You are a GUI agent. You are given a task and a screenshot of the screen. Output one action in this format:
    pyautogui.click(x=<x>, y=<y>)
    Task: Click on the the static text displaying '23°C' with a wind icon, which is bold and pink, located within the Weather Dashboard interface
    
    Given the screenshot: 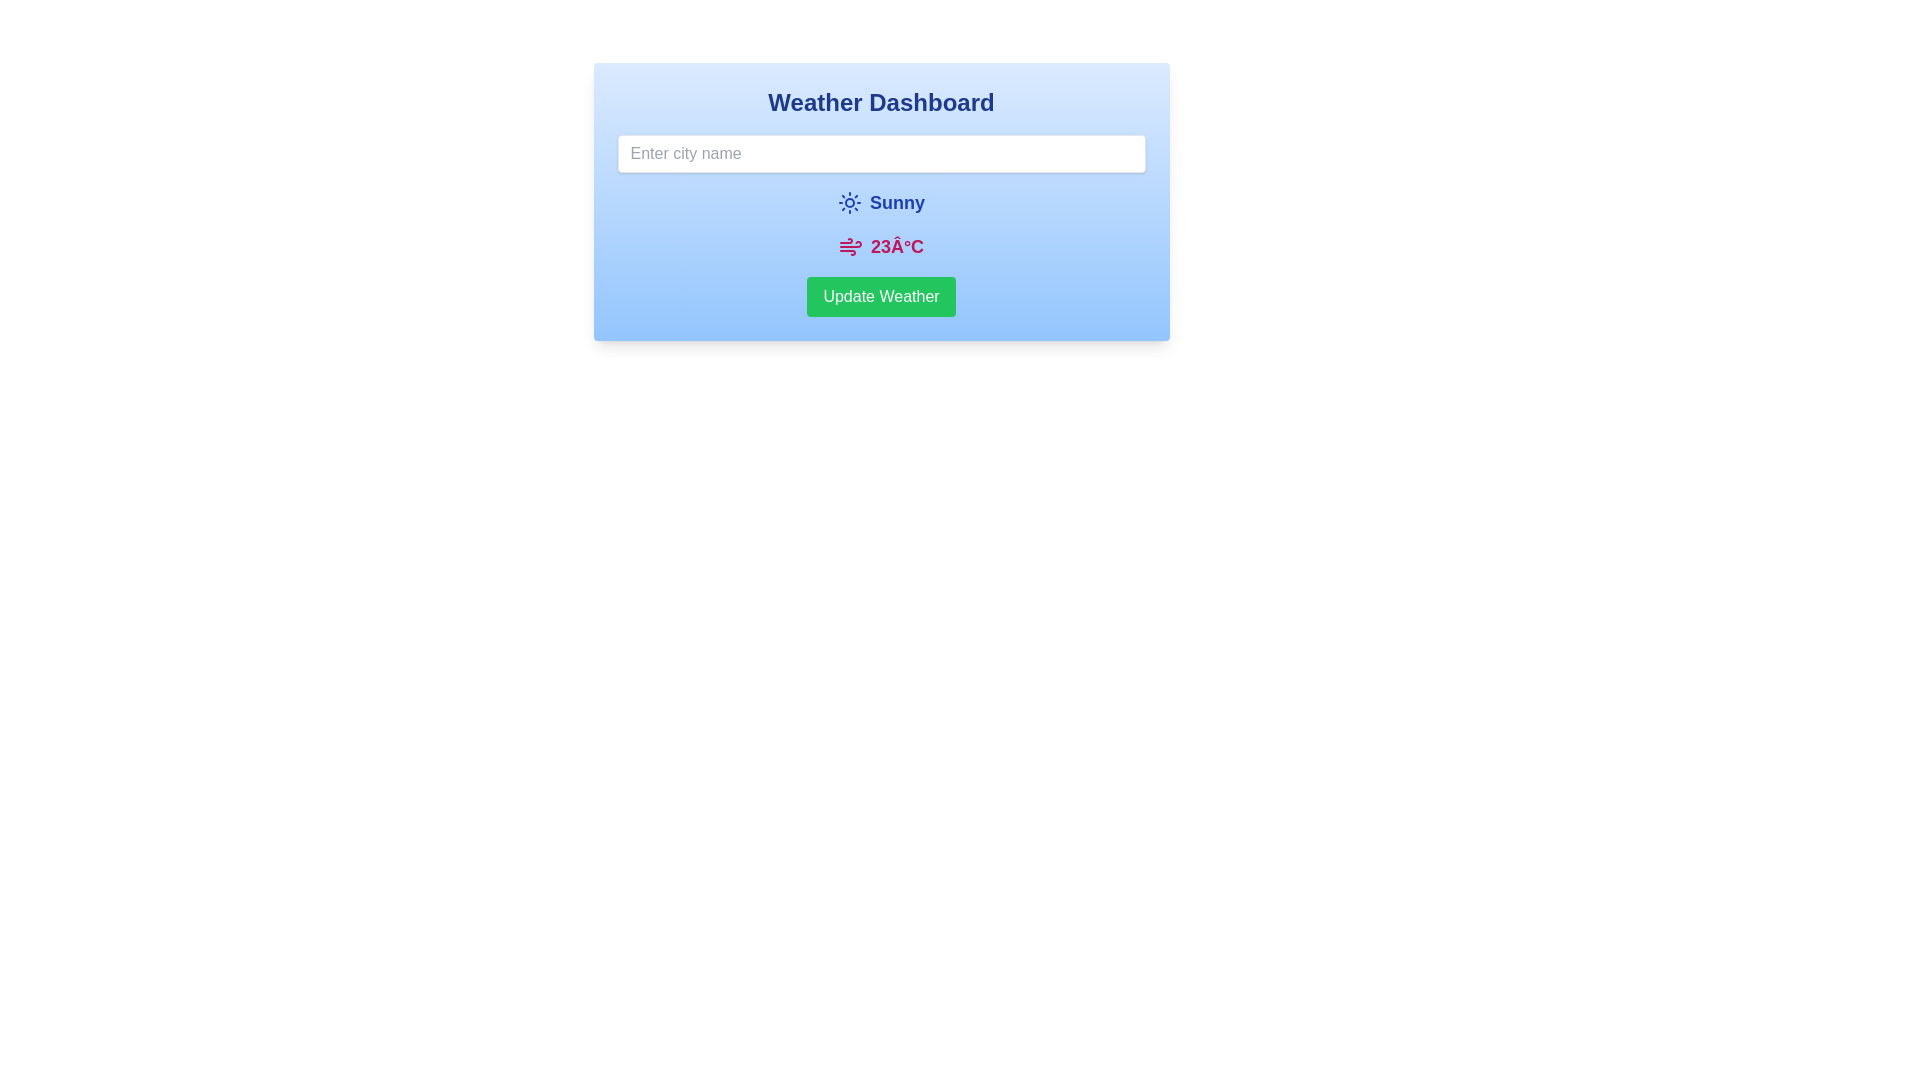 What is the action you would take?
    pyautogui.click(x=880, y=245)
    